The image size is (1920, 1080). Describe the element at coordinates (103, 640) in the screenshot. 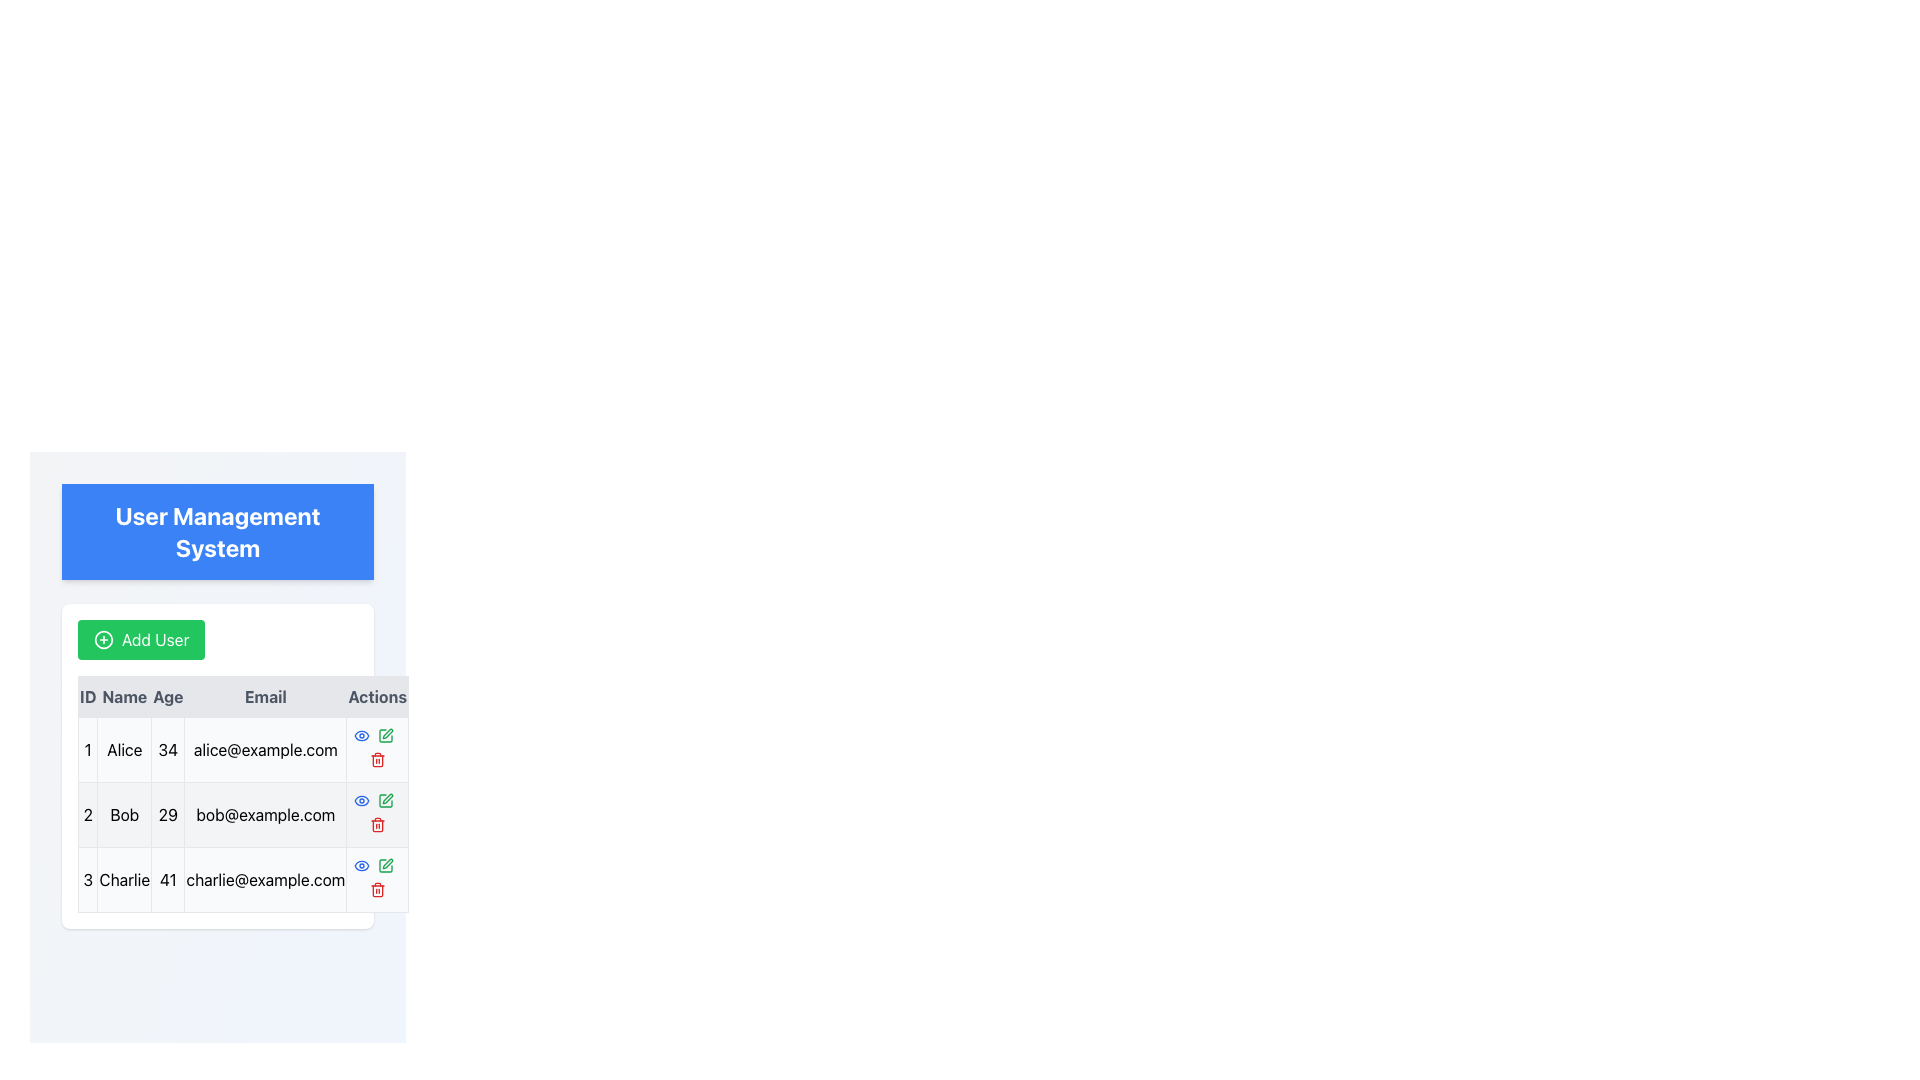

I see `the outermost circular shape of the 'Add User' button, which symbolizes the ability to add items or users` at that location.